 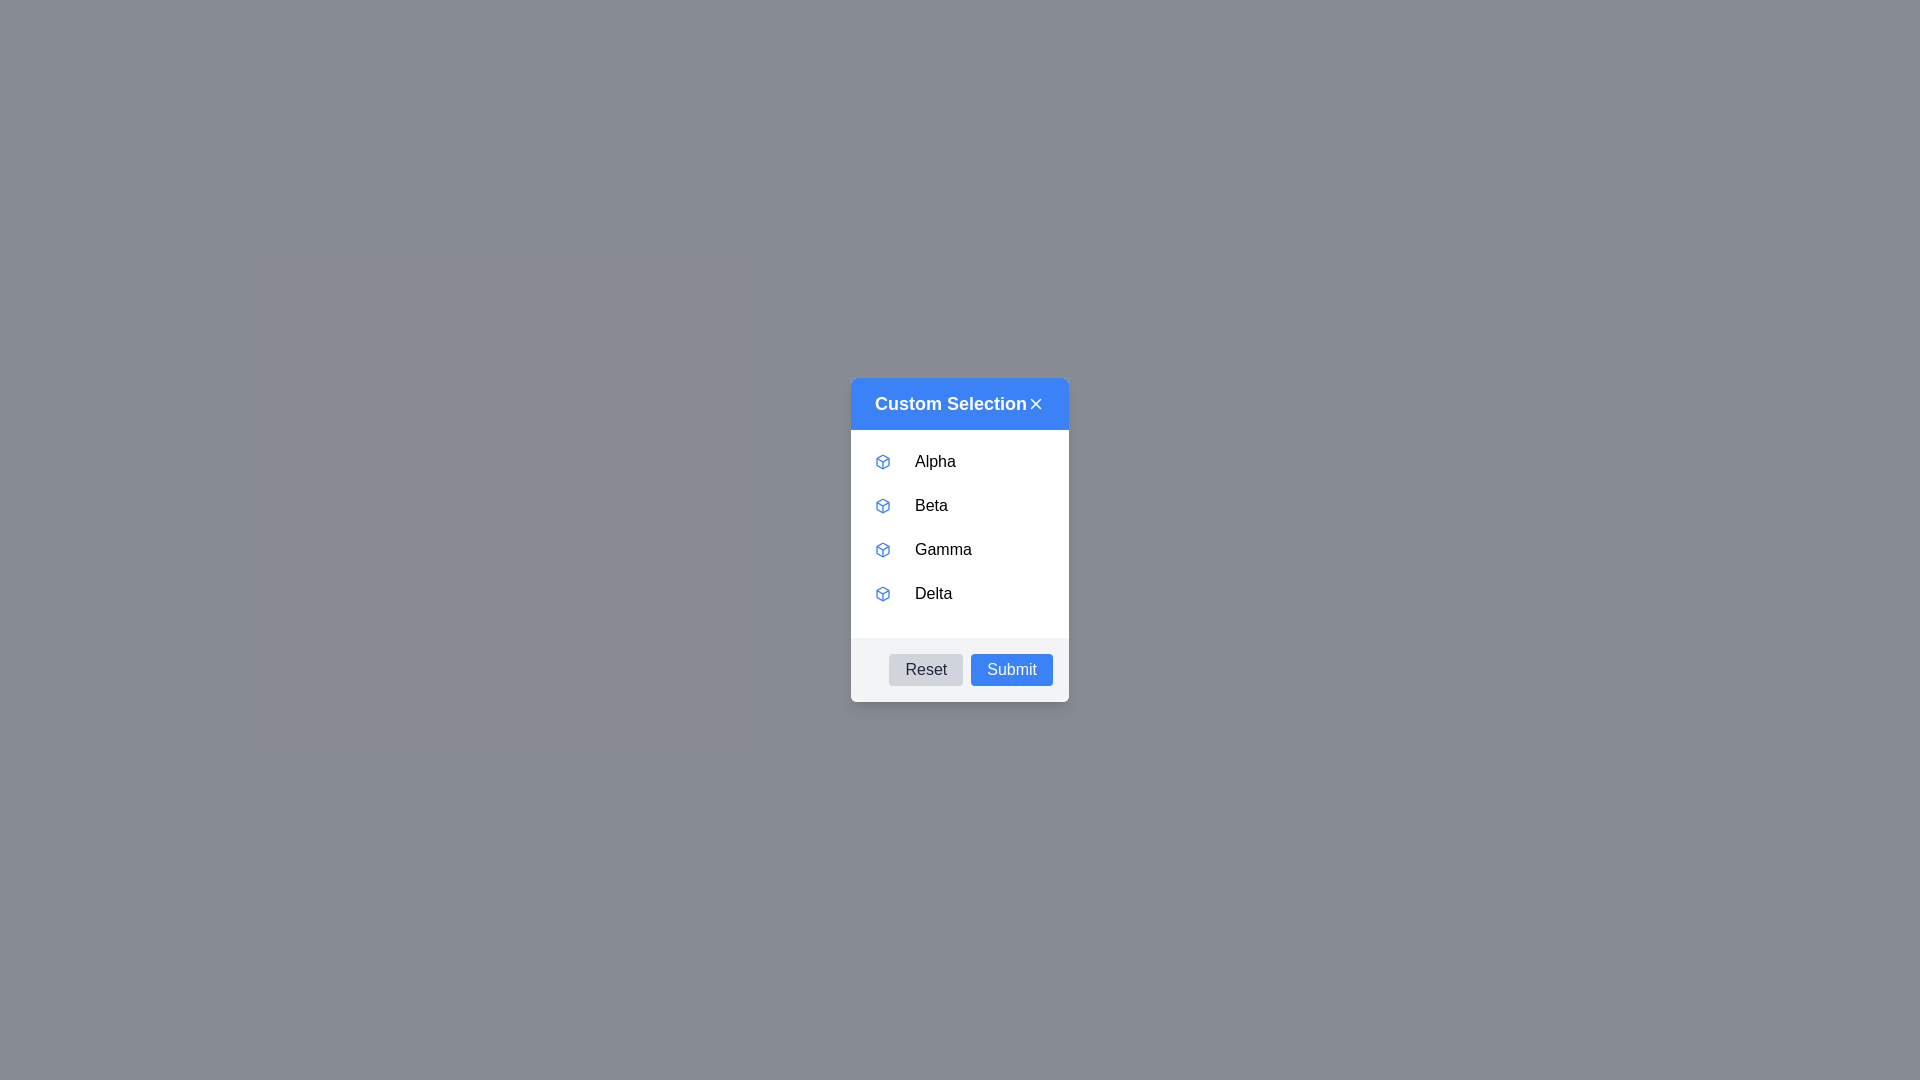 I want to click on the fourth icon in the vertical list labeled 'Delta', so click(x=882, y=593).